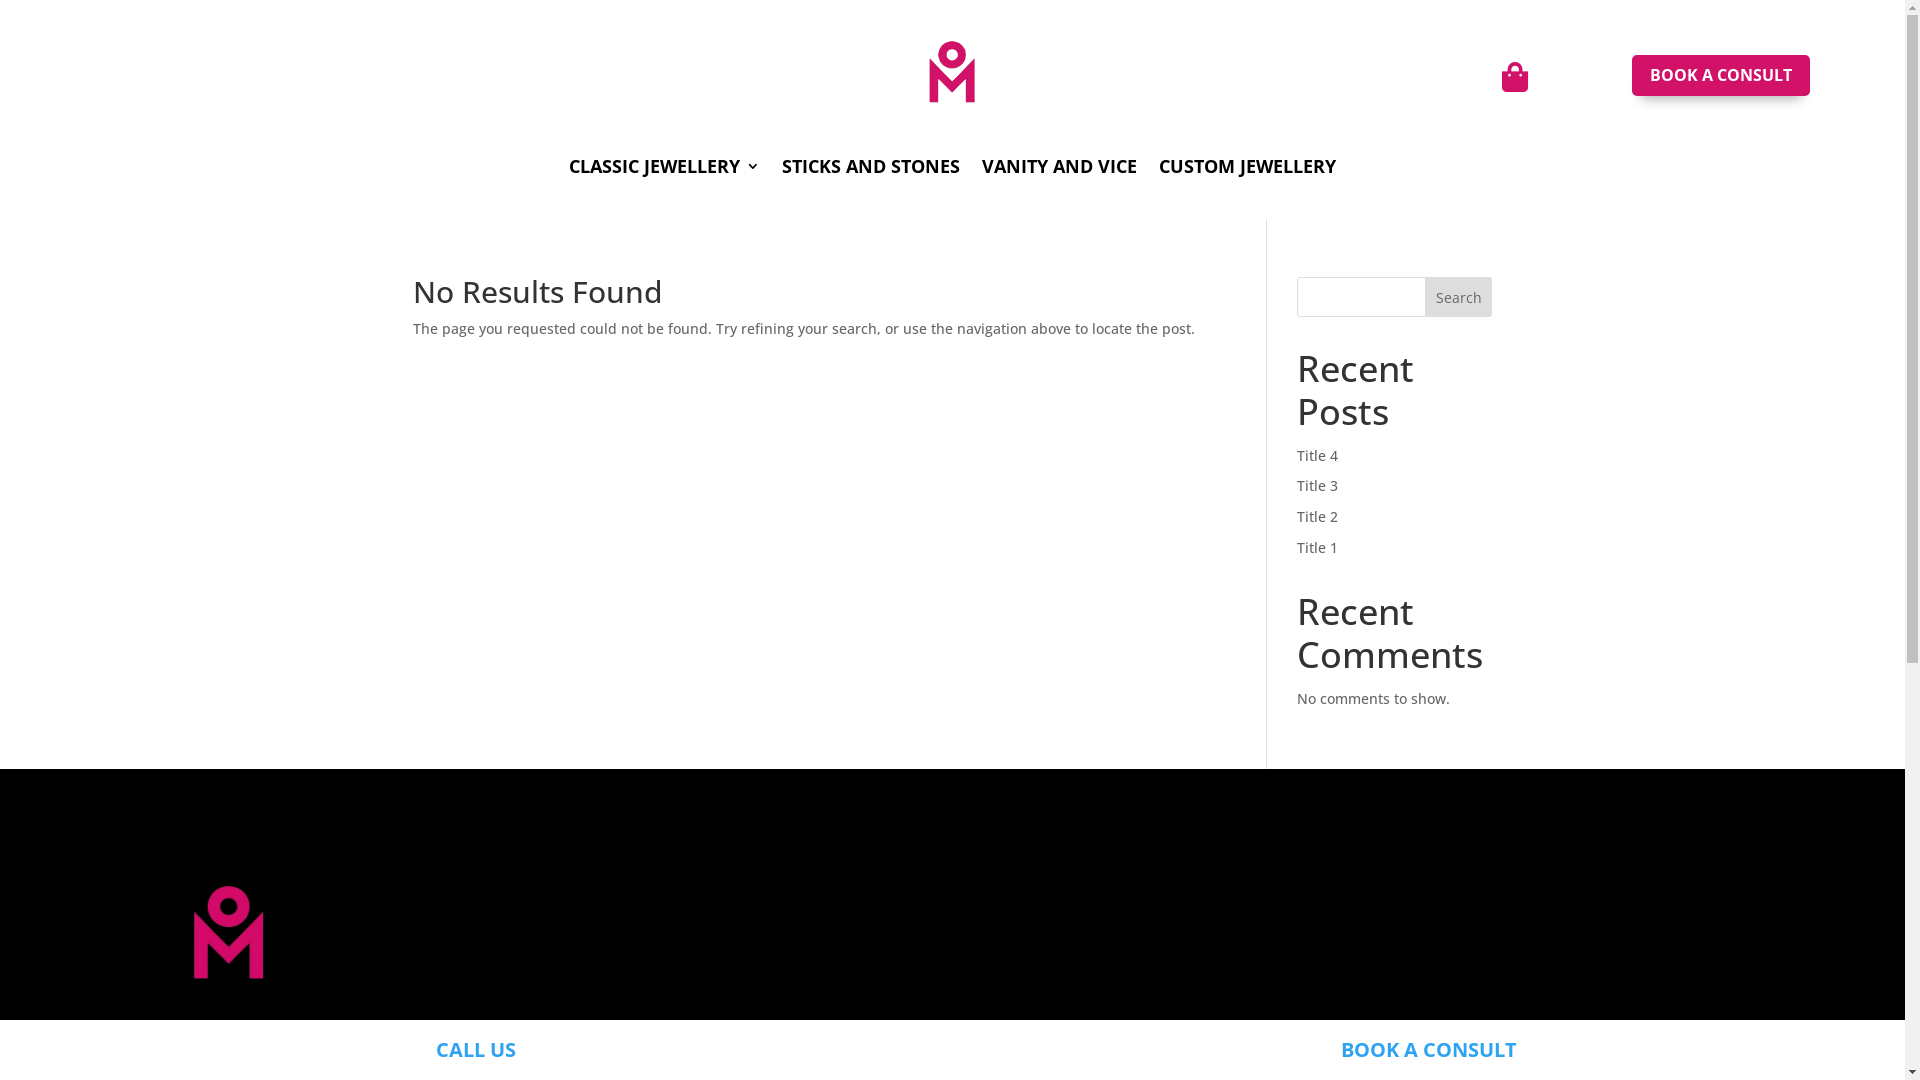  Describe the element at coordinates (1296, 547) in the screenshot. I see `'Title 1'` at that location.